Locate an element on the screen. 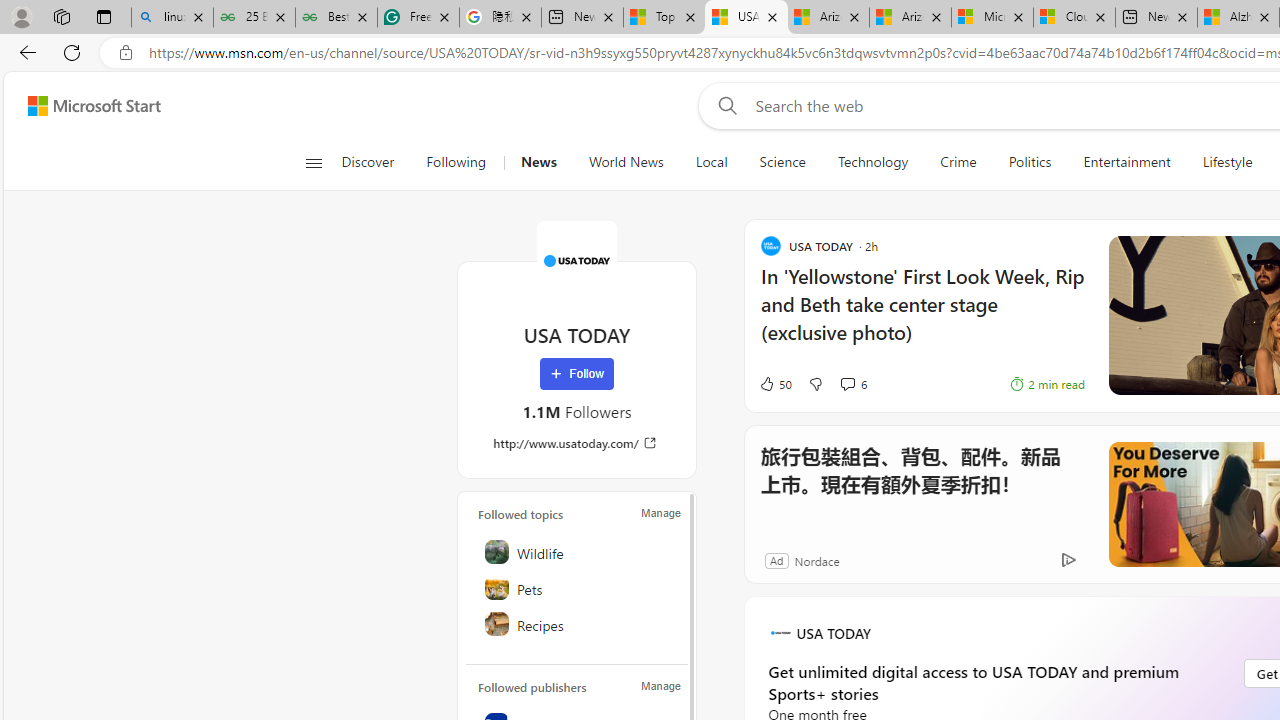  '50 Like' is located at coordinates (774, 384).